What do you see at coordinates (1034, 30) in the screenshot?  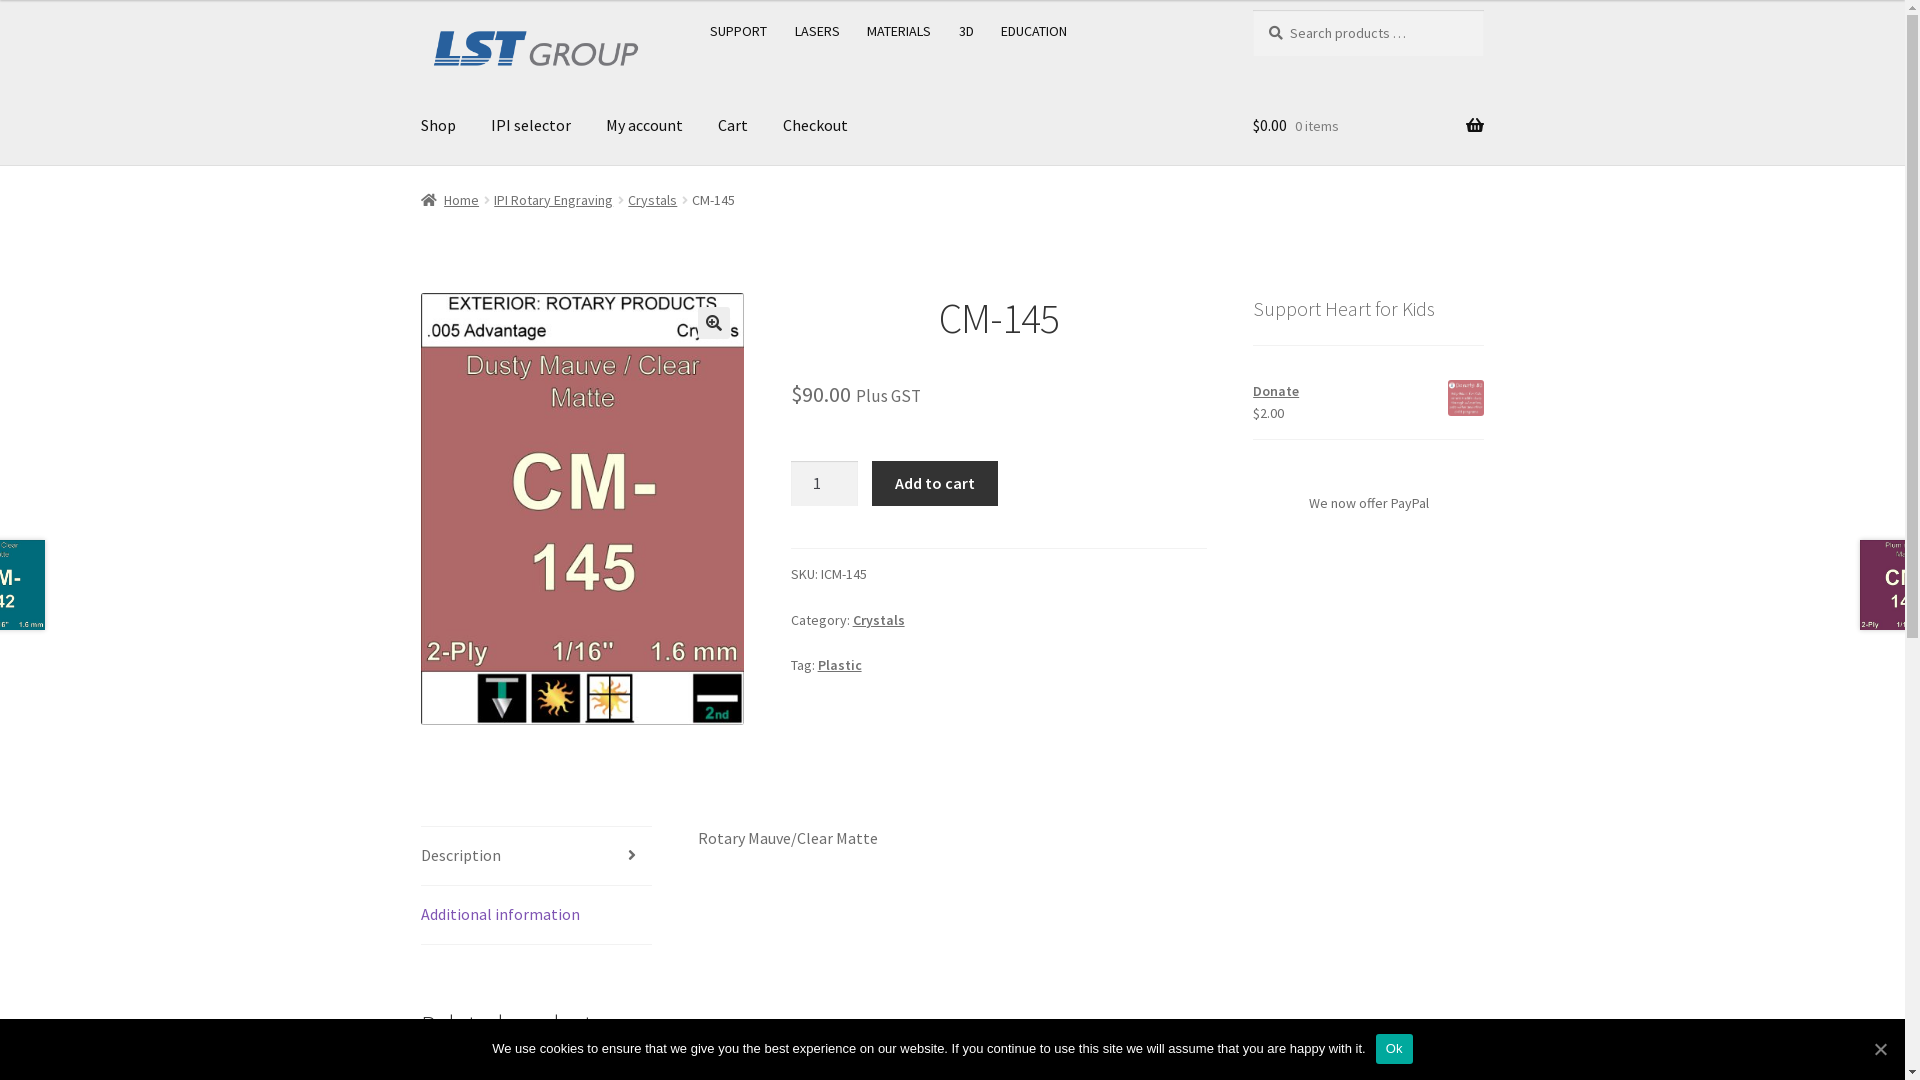 I see `'EDUCATION'` at bounding box center [1034, 30].